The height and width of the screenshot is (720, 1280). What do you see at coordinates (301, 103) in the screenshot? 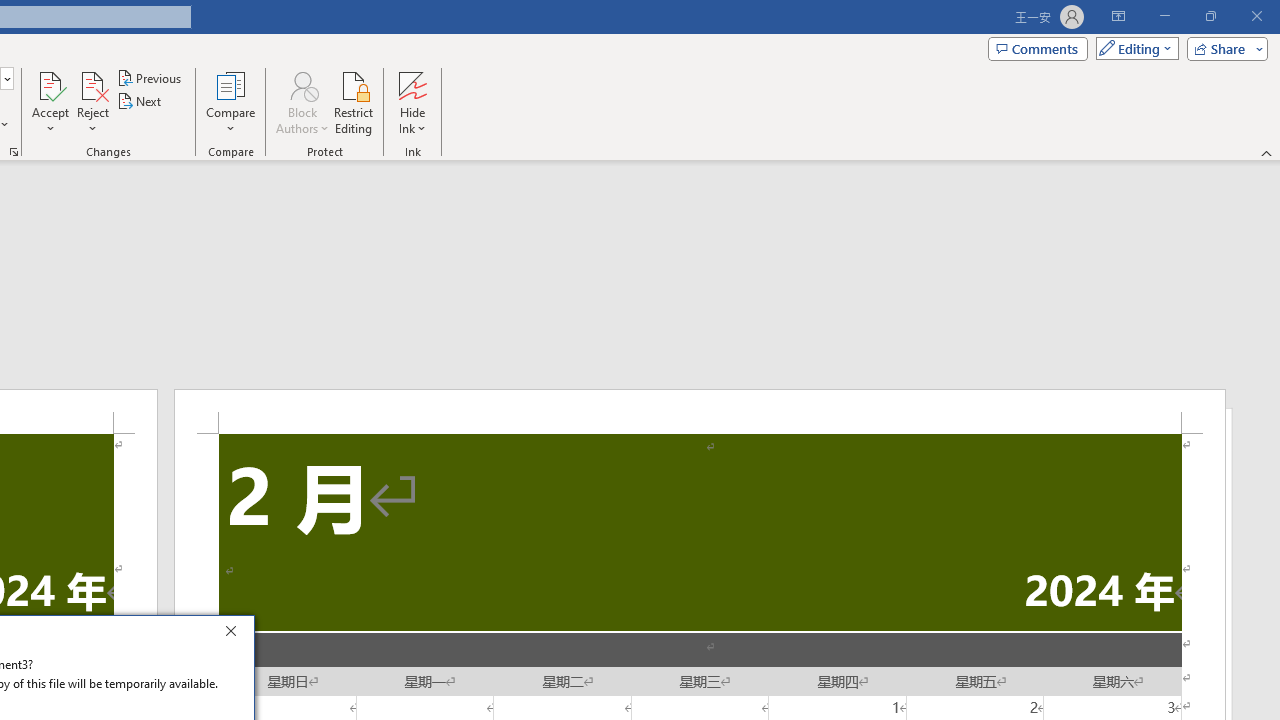
I see `'Block Authors'` at bounding box center [301, 103].